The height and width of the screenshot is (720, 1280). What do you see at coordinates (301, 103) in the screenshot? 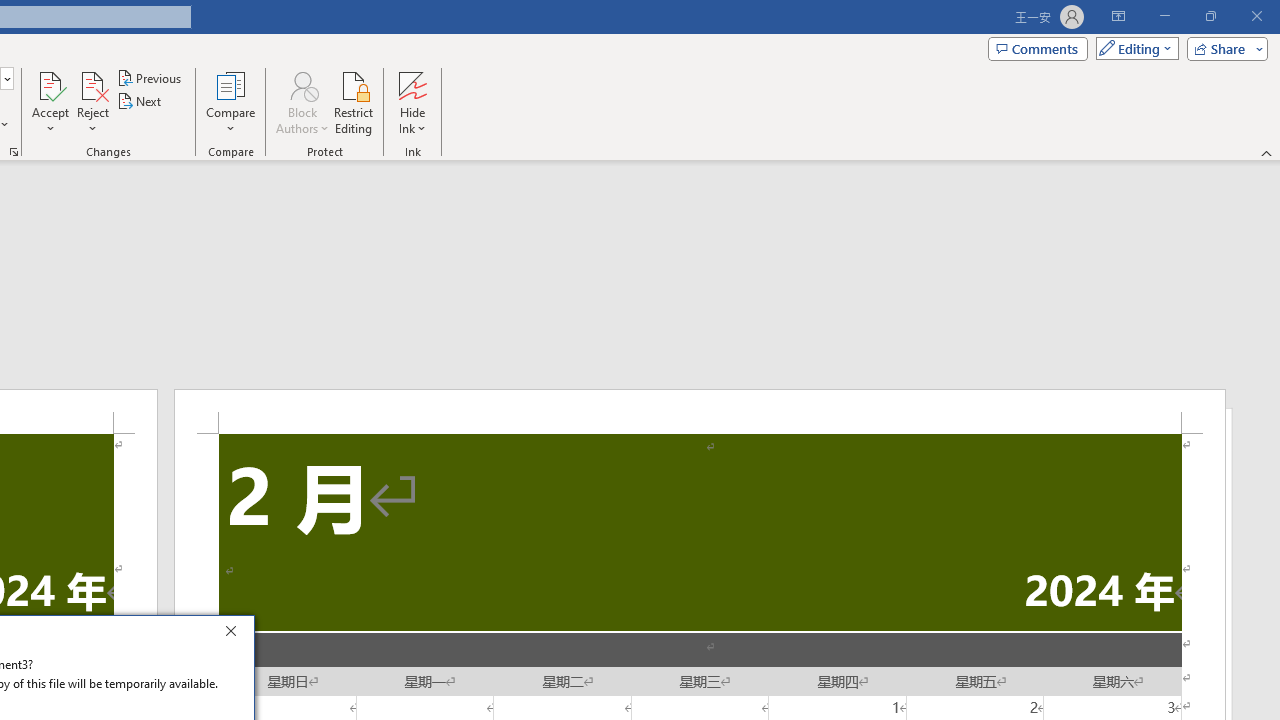
I see `'Block Authors'` at bounding box center [301, 103].